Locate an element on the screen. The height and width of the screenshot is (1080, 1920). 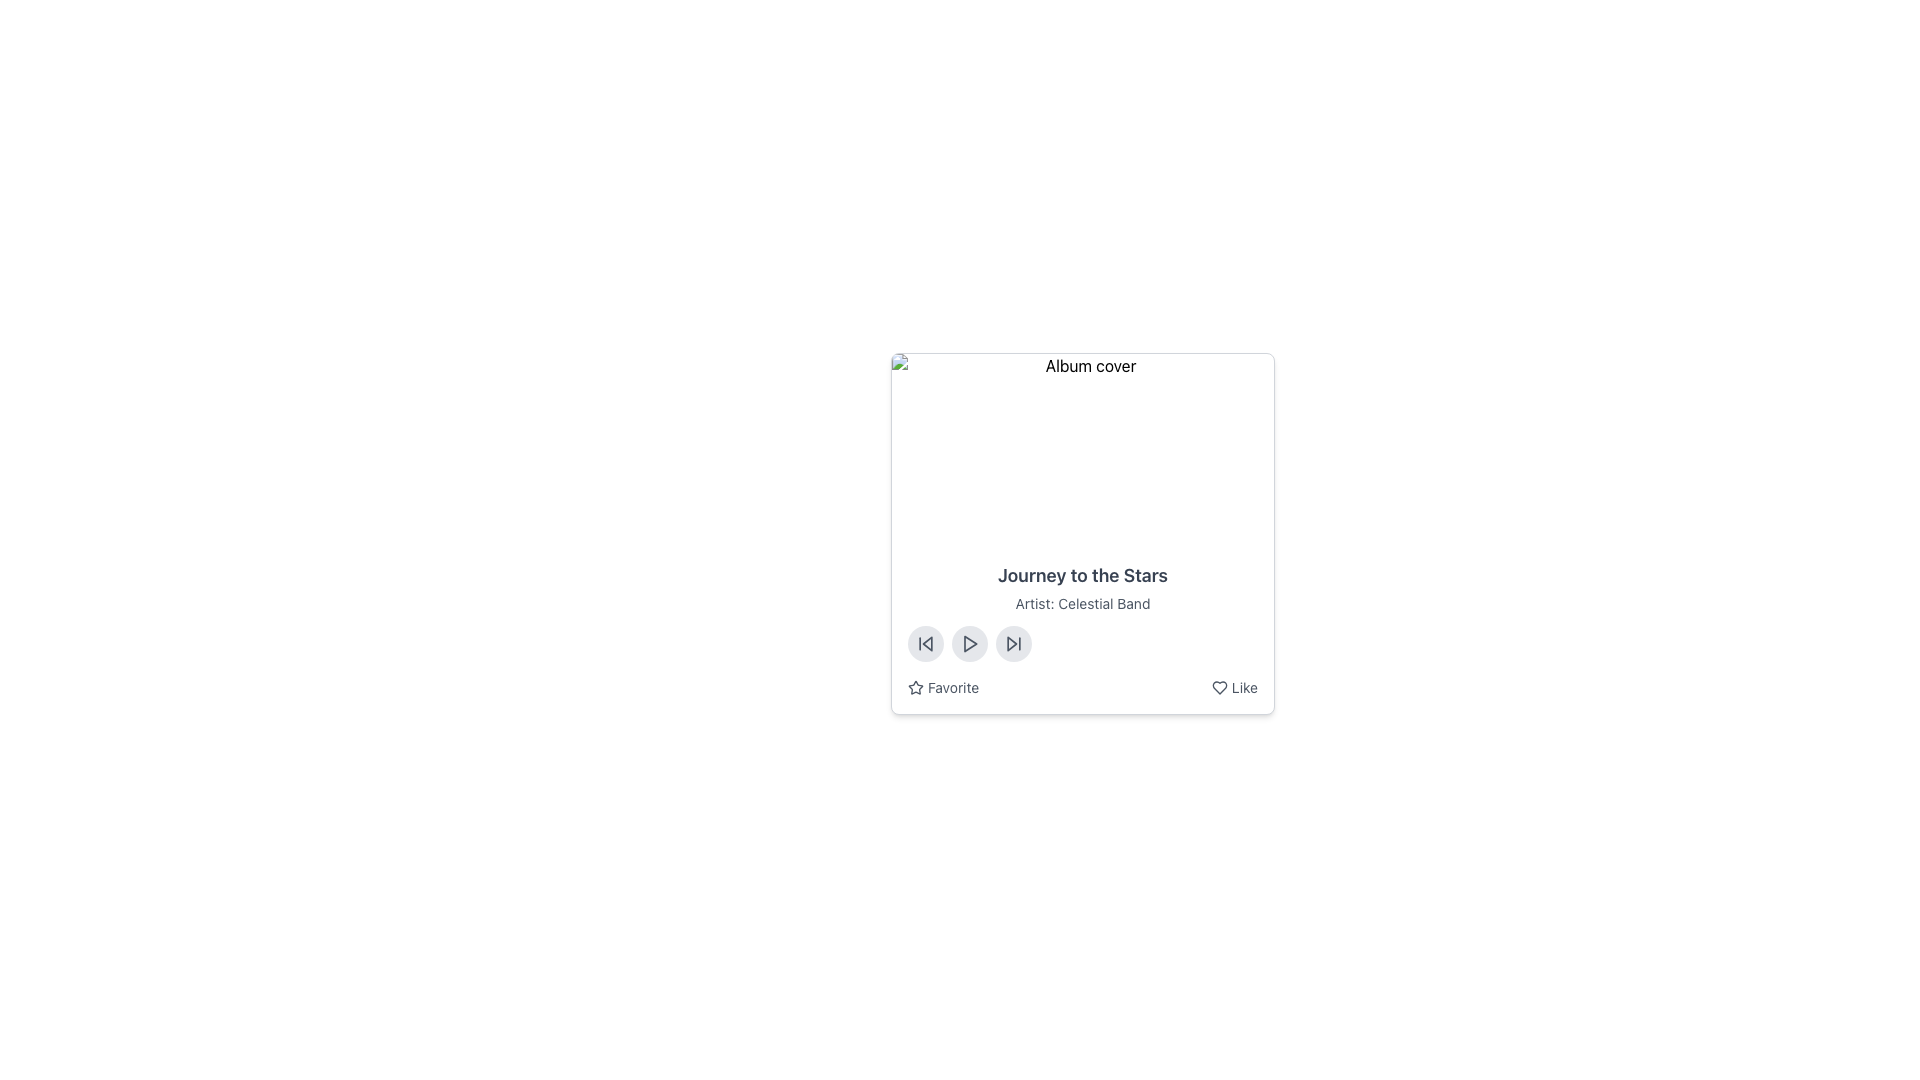
the Icon button for skipping to the previous track in the media player, located at the leftmost position among three control buttons is located at coordinates (925, 644).